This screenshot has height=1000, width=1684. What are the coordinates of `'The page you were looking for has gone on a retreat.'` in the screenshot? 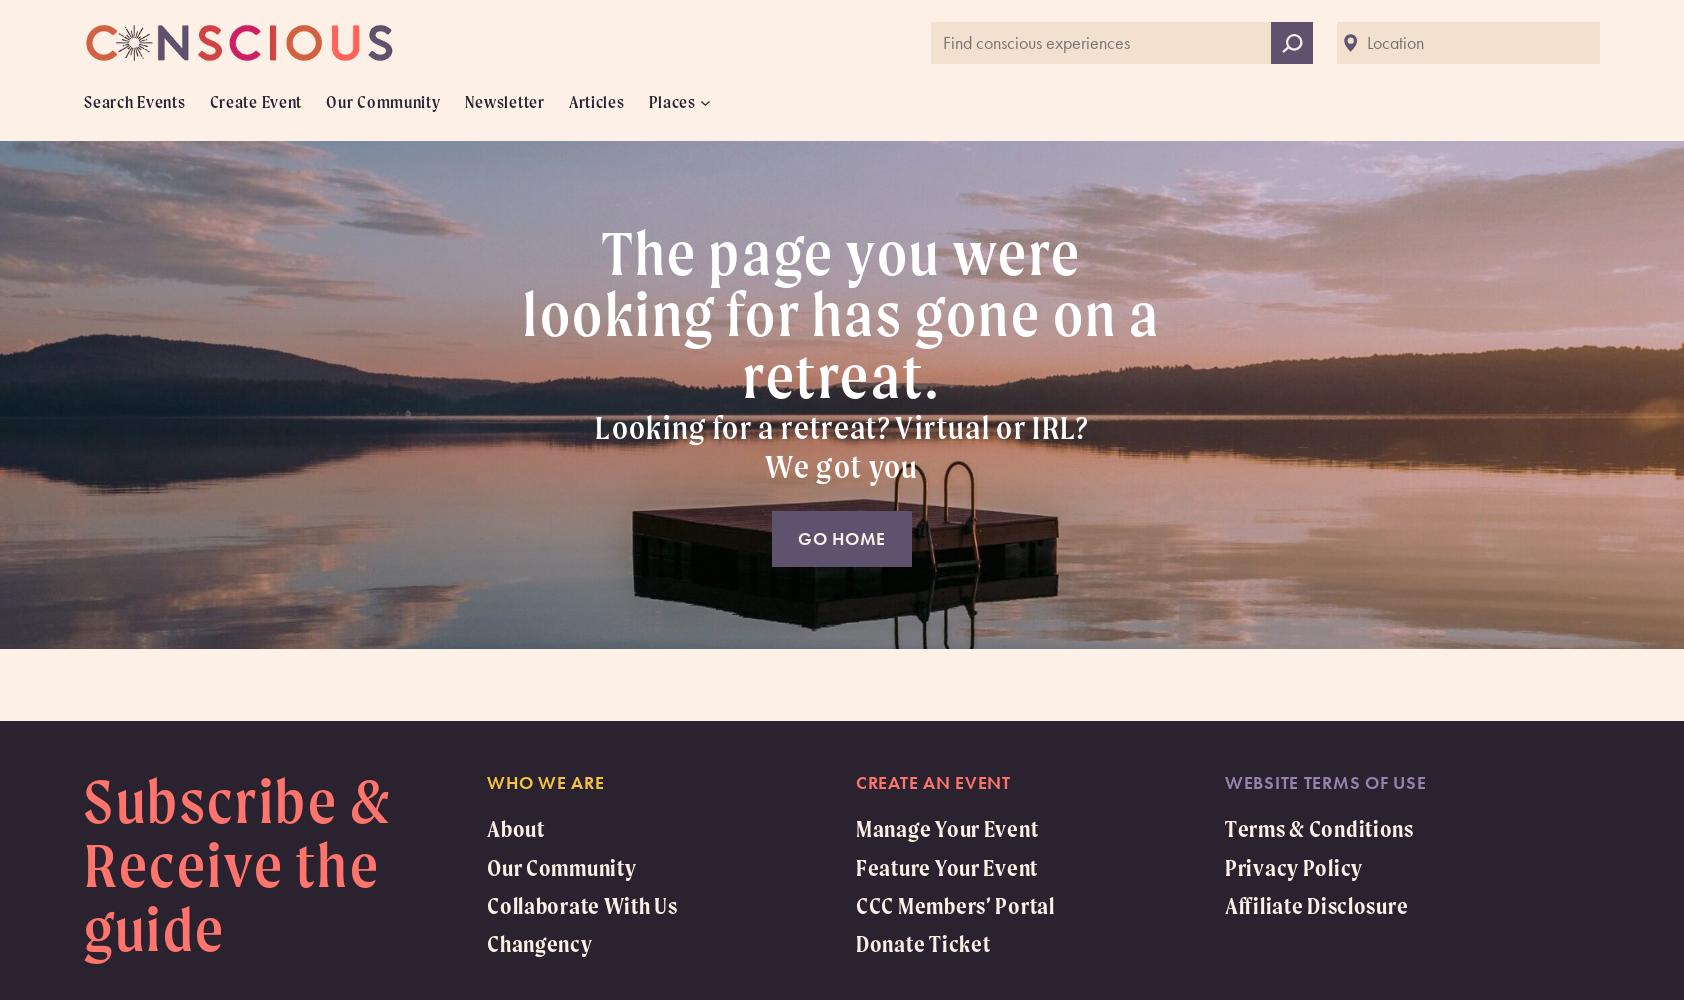 It's located at (842, 313).